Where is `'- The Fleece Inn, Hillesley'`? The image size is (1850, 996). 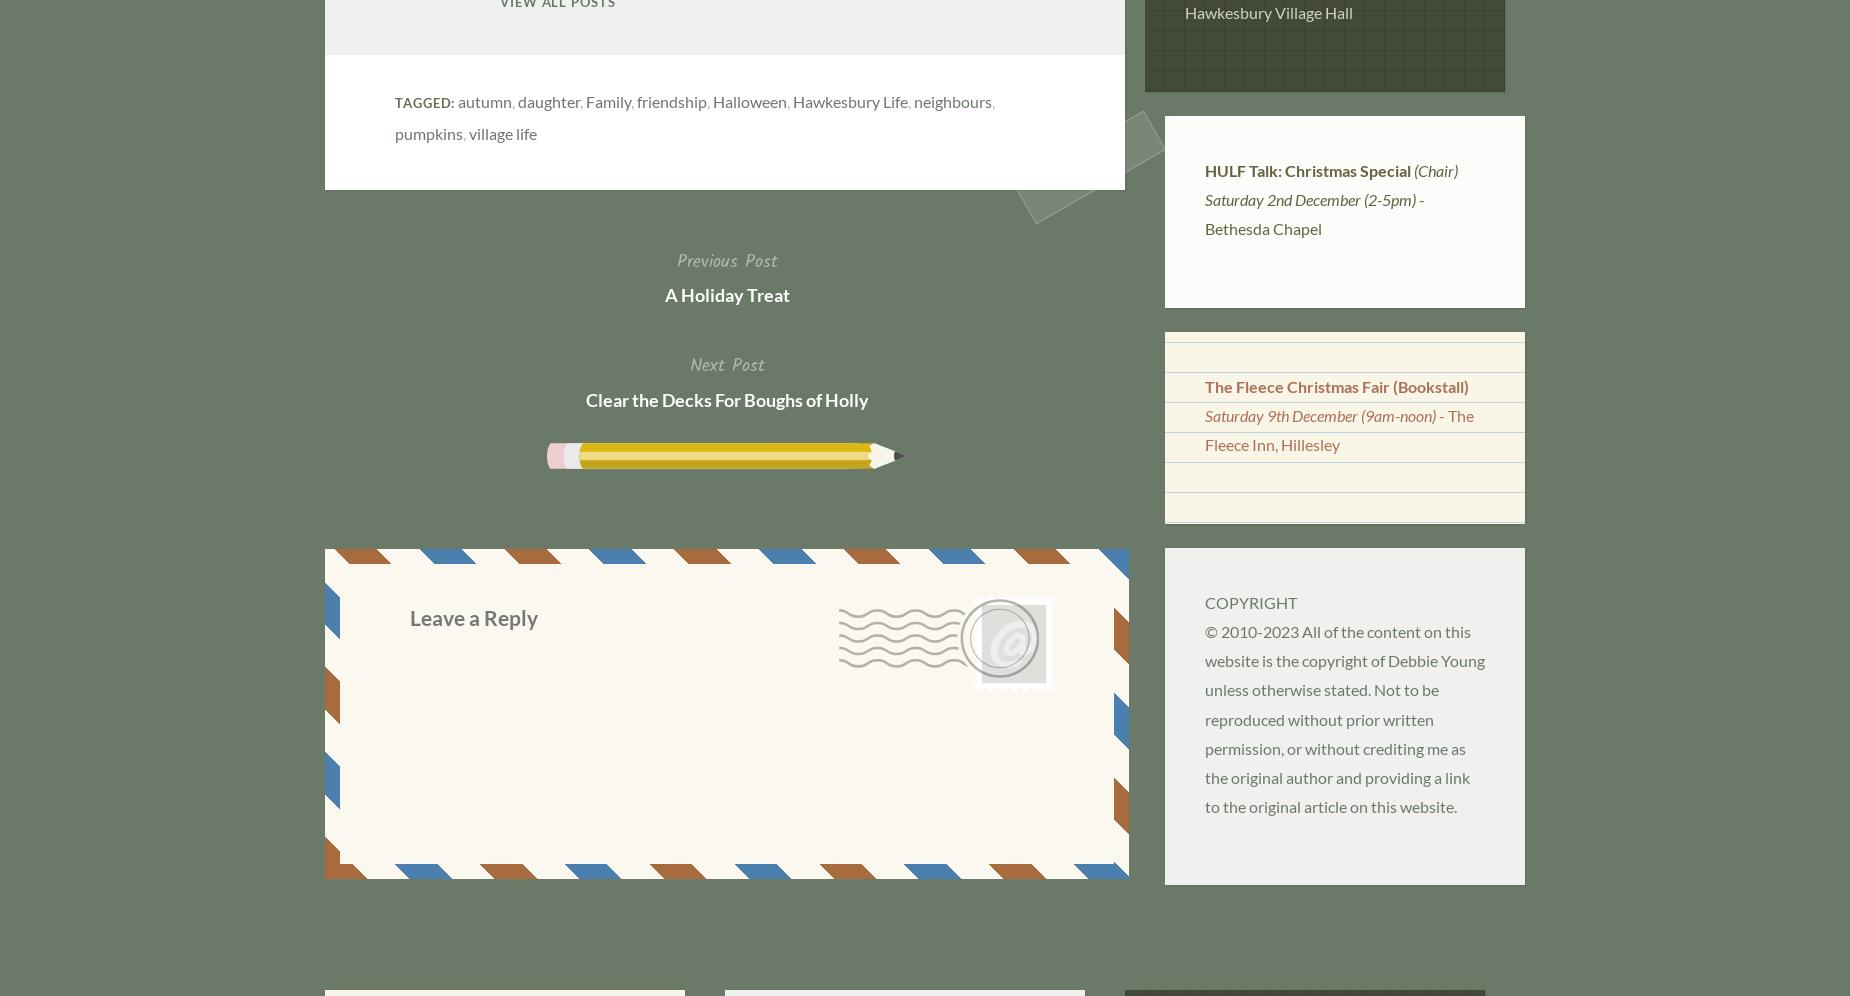
'- The Fleece Inn, Hillesley' is located at coordinates (1338, 429).